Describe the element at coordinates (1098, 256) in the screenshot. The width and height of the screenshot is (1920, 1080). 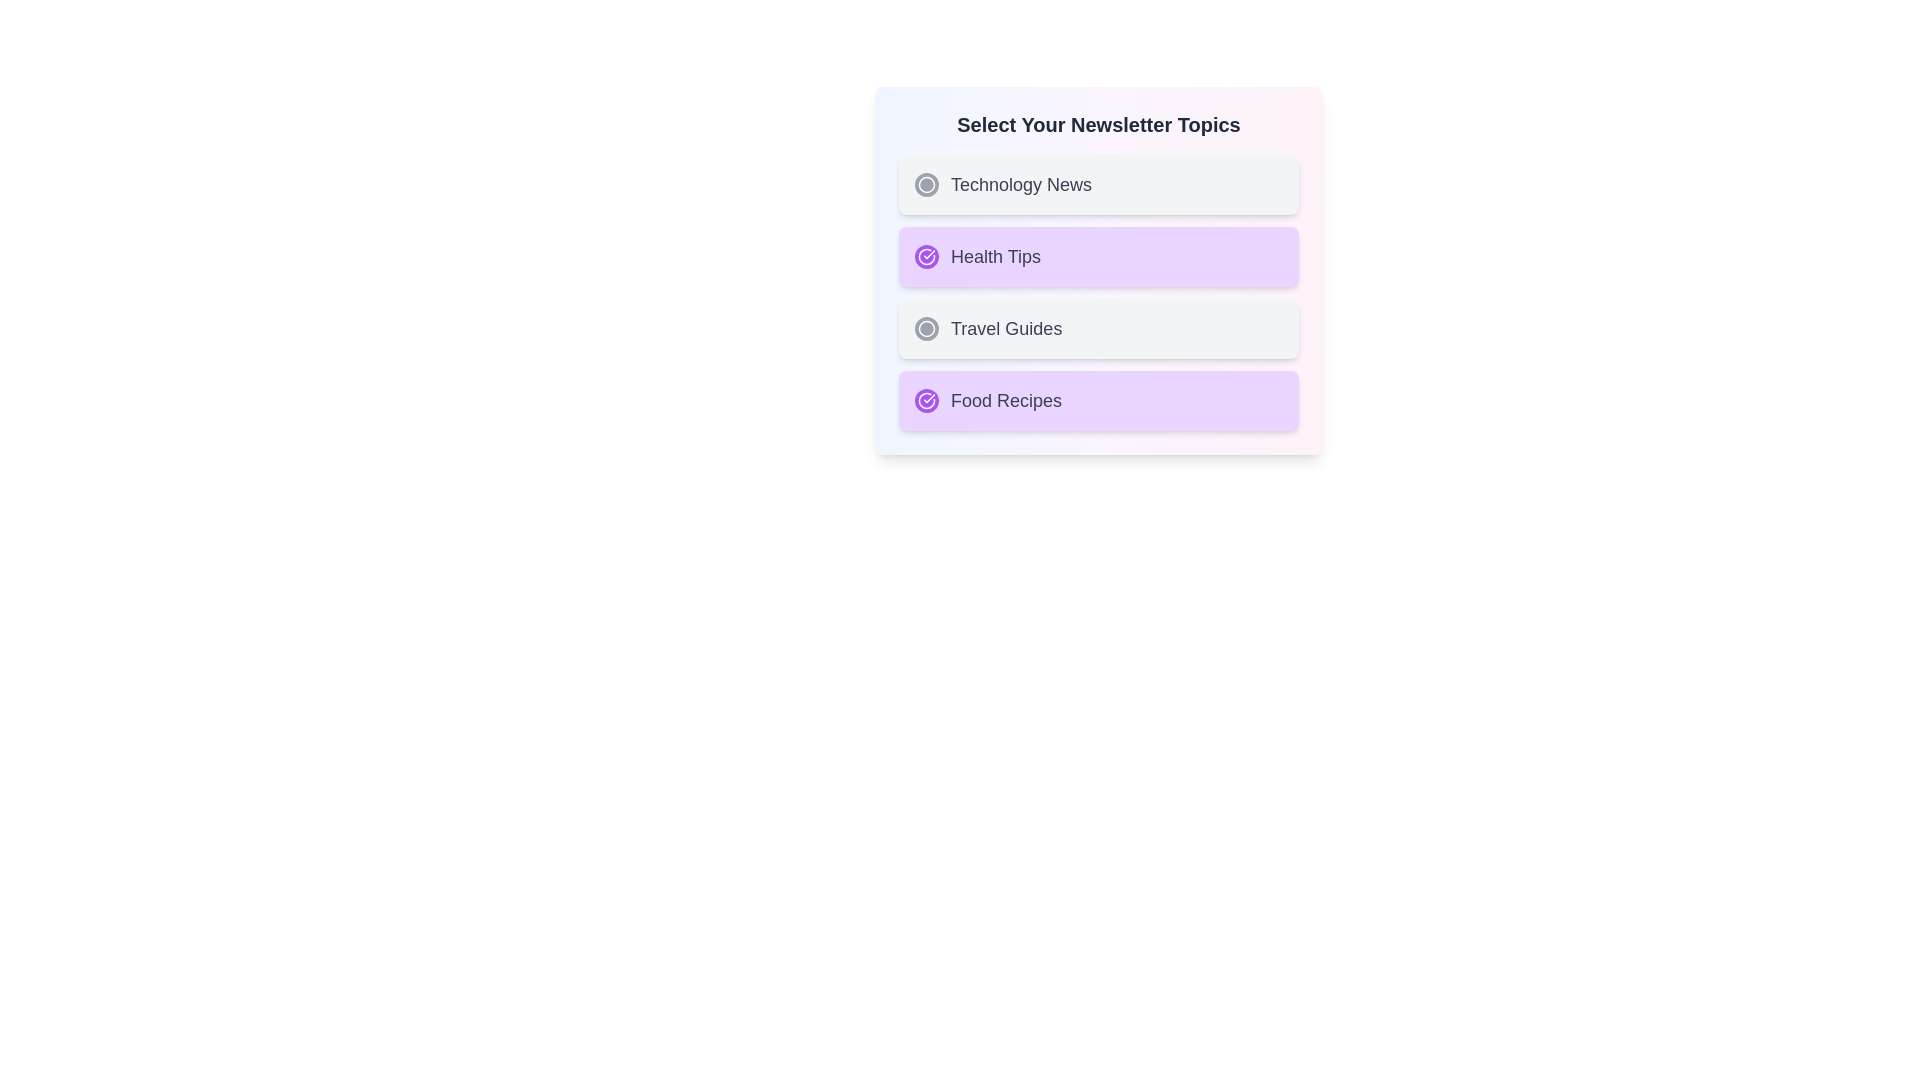
I see `the topic Health Tips` at that location.